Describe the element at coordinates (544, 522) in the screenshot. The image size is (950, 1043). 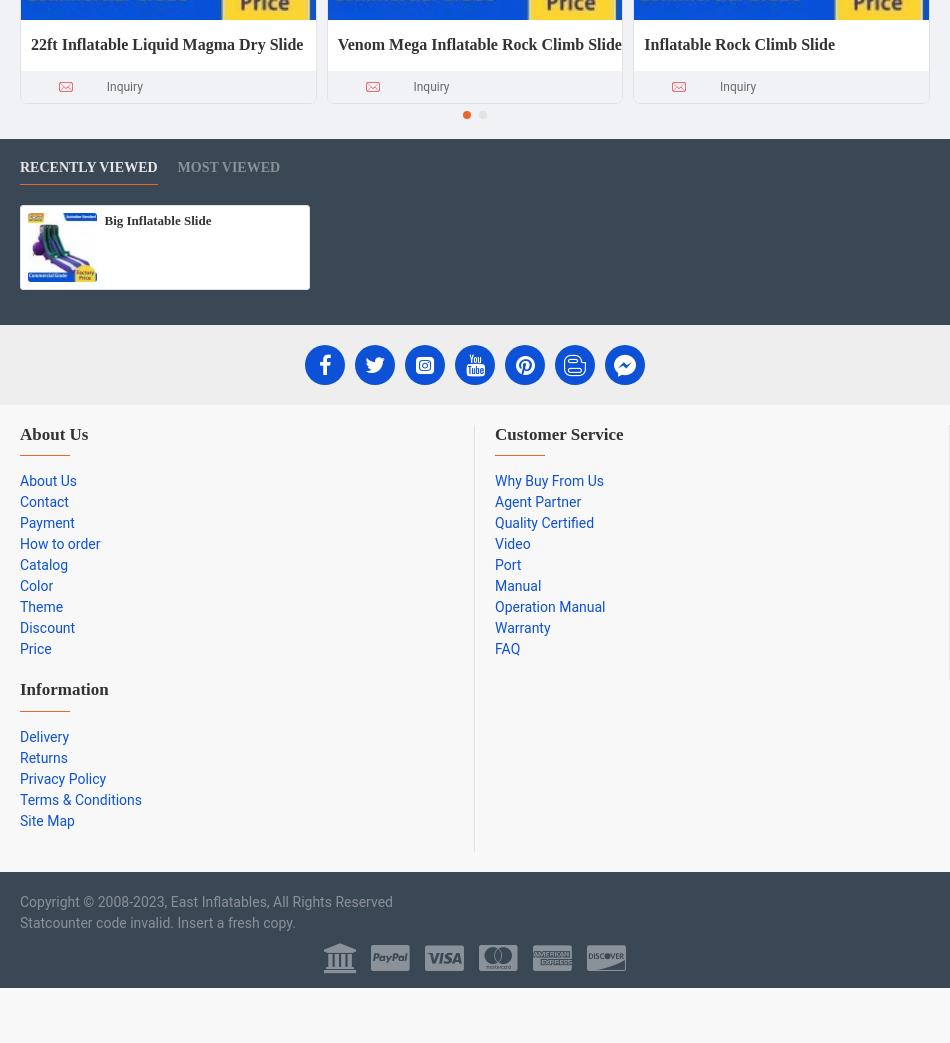
I see `'Quality Certified'` at that location.